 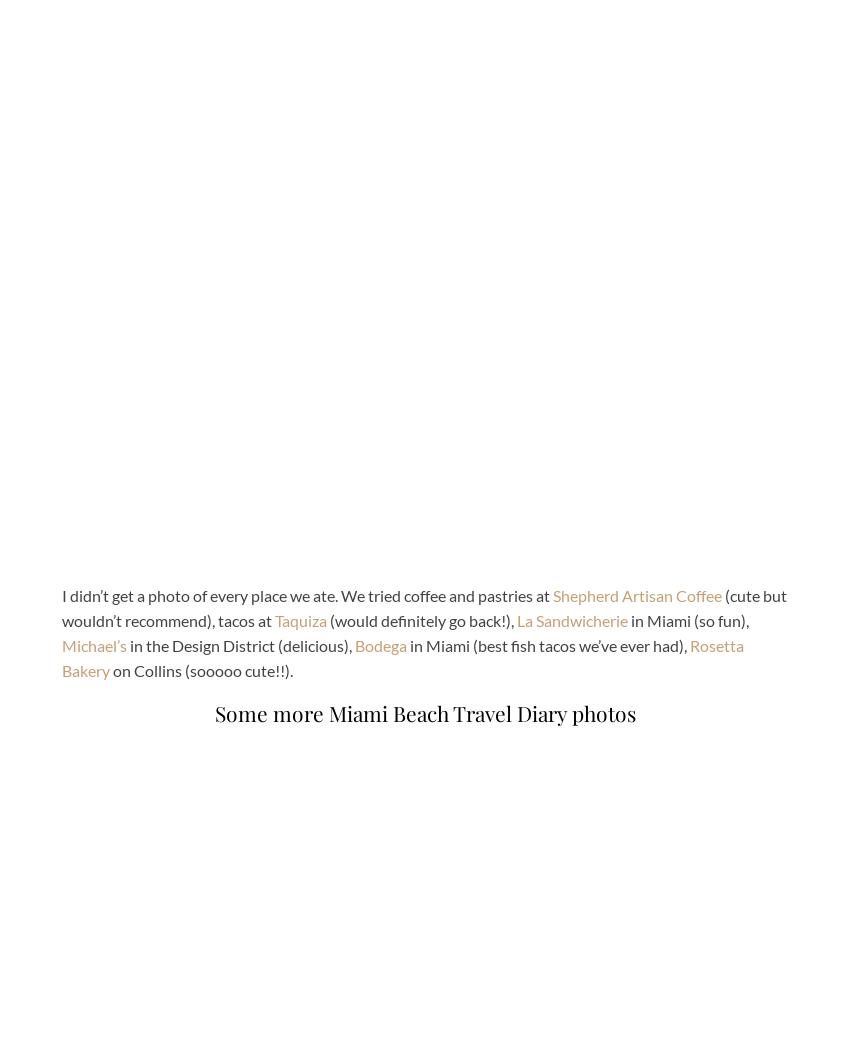 I want to click on '(cute but wouldn’t recommend), tacos at', so click(x=424, y=608).